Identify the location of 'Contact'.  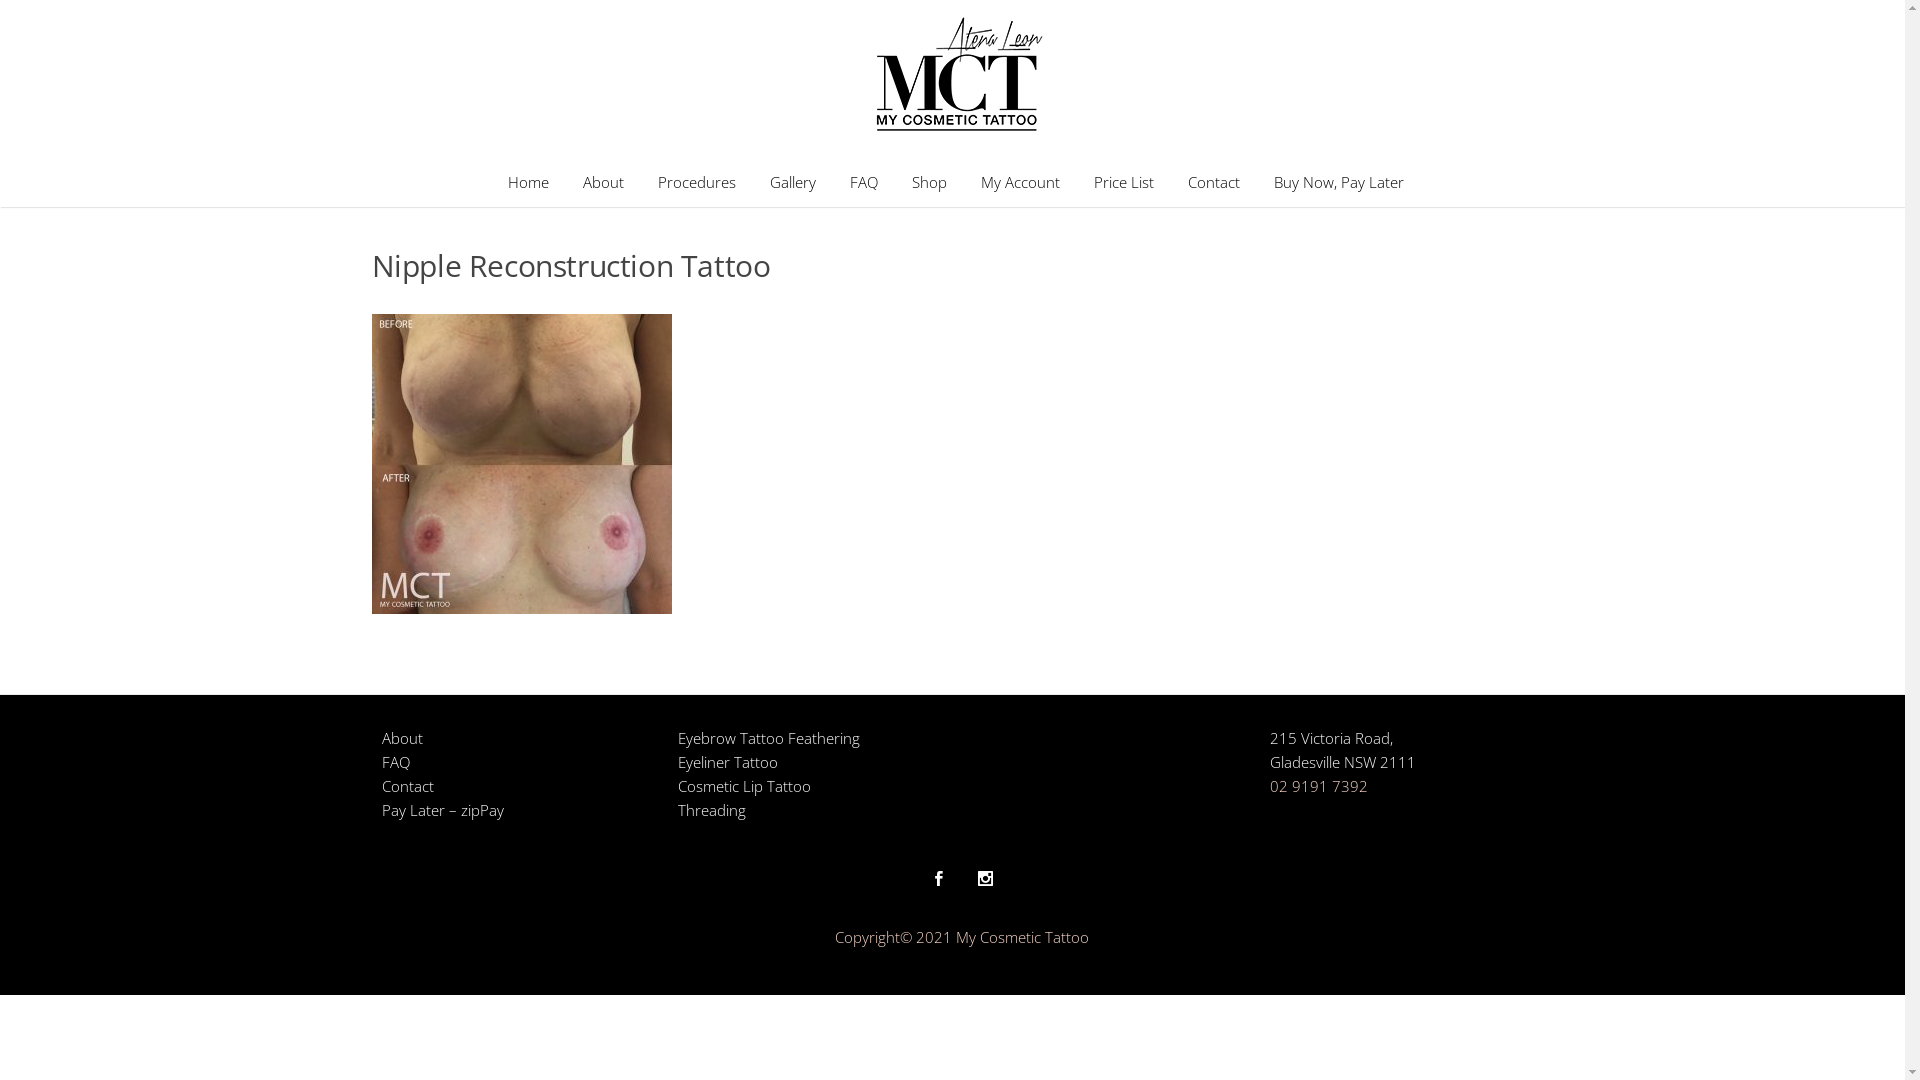
(407, 785).